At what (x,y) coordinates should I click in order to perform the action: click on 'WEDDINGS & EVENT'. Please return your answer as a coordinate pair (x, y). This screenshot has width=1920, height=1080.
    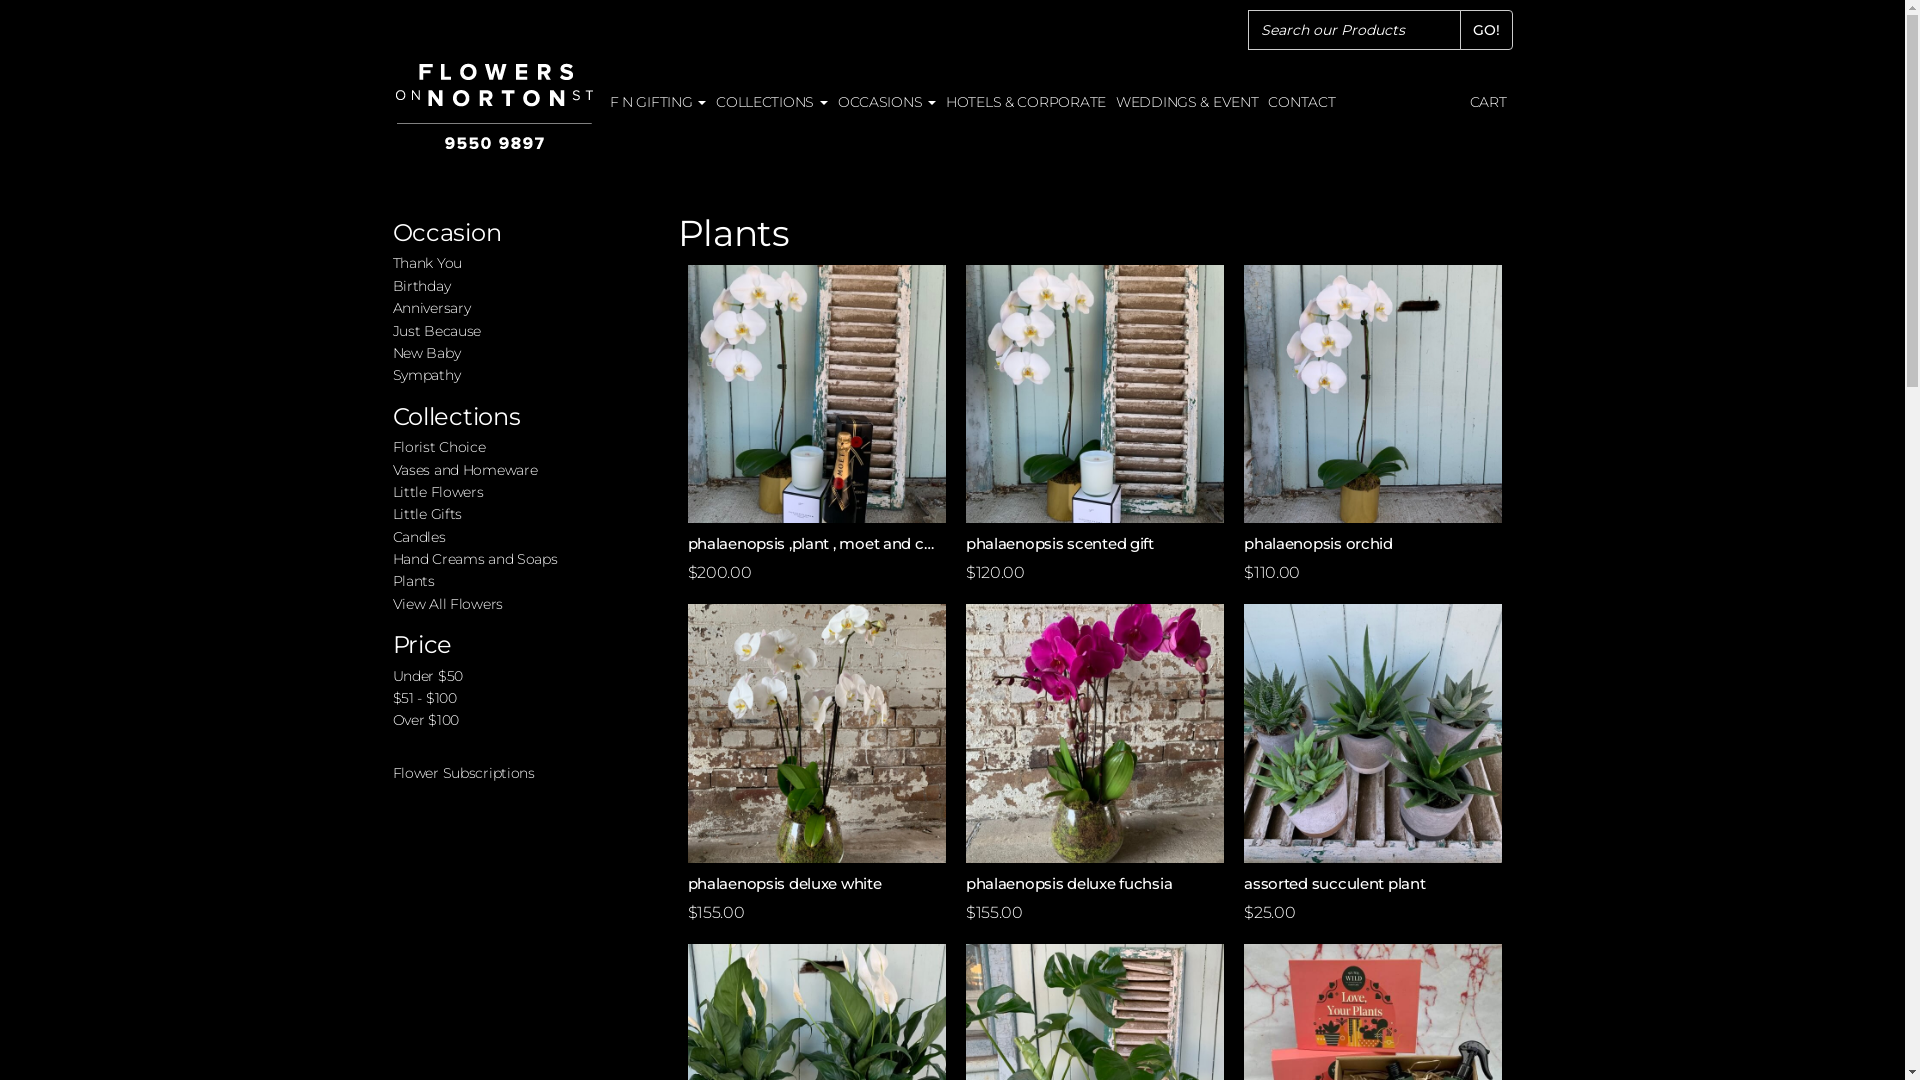
    Looking at the image, I should click on (1187, 101).